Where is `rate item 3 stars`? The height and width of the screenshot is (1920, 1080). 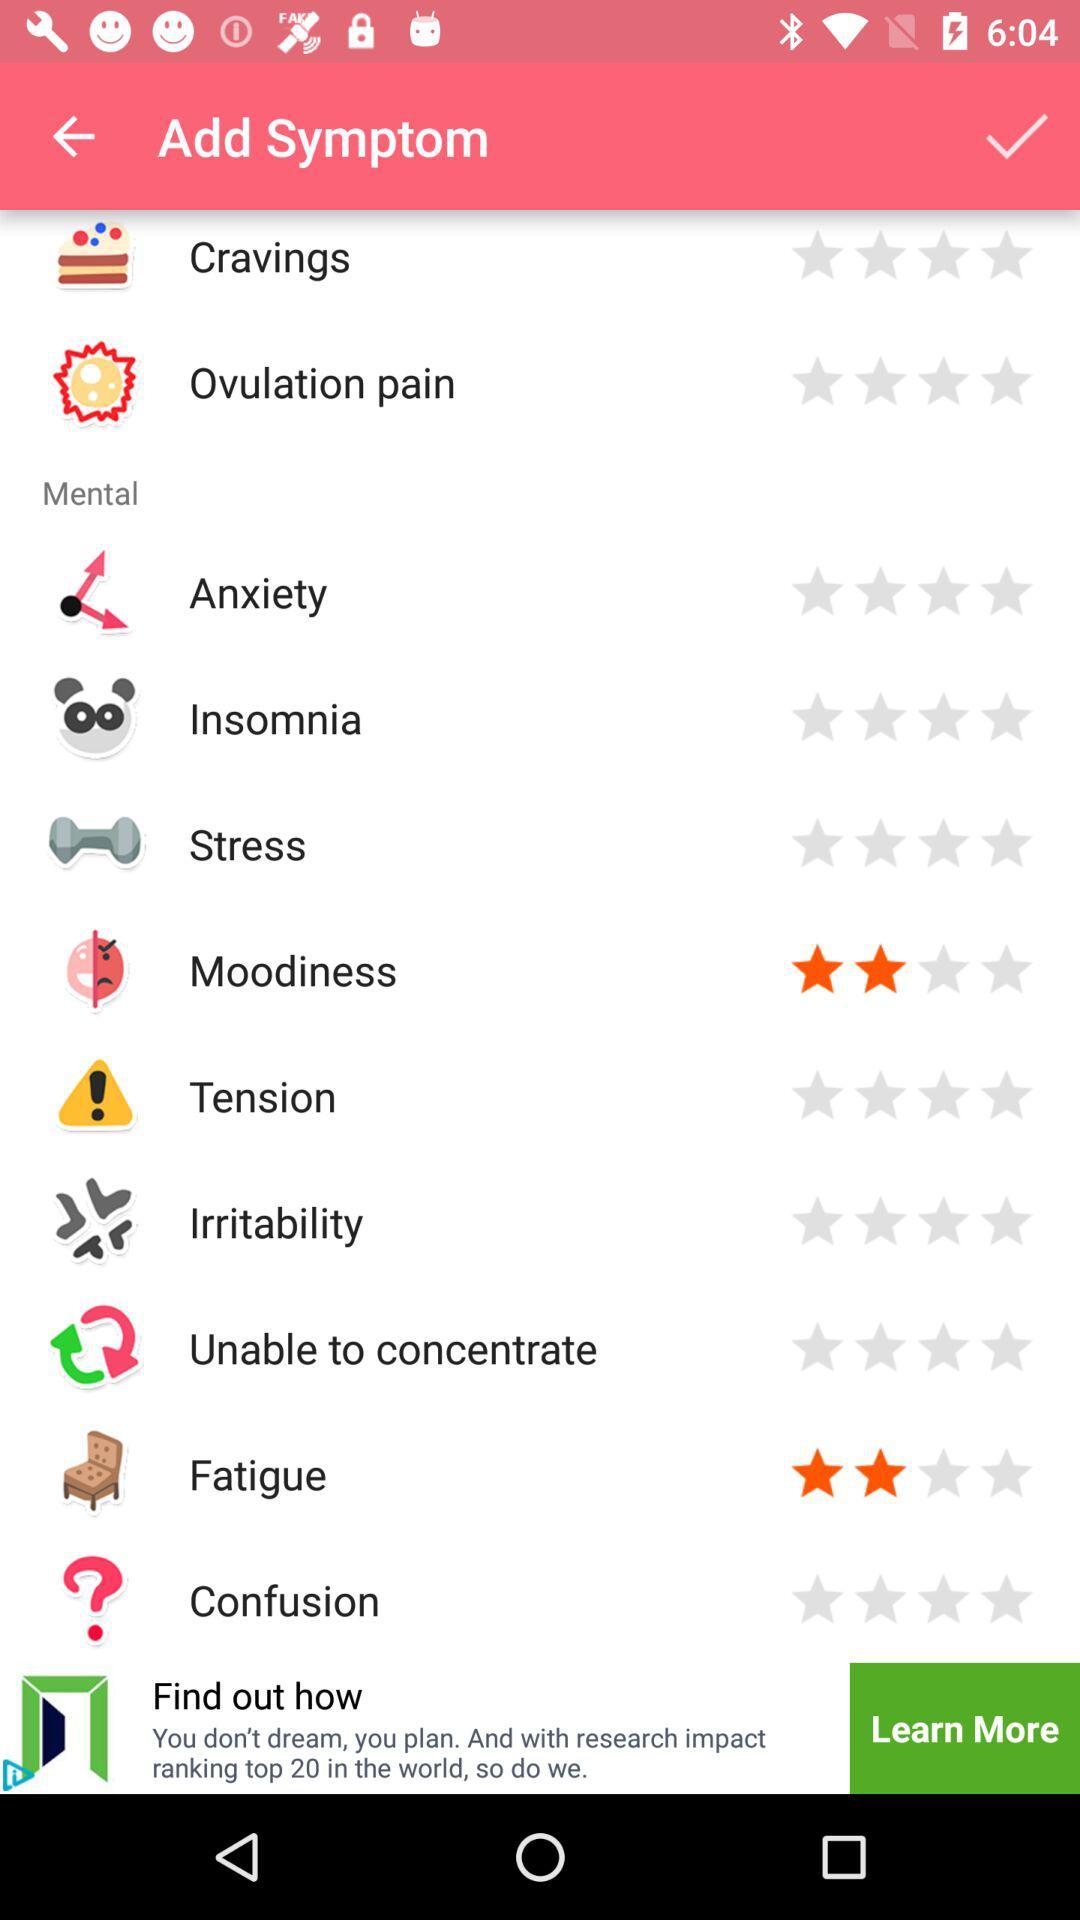 rate item 3 stars is located at coordinates (943, 254).